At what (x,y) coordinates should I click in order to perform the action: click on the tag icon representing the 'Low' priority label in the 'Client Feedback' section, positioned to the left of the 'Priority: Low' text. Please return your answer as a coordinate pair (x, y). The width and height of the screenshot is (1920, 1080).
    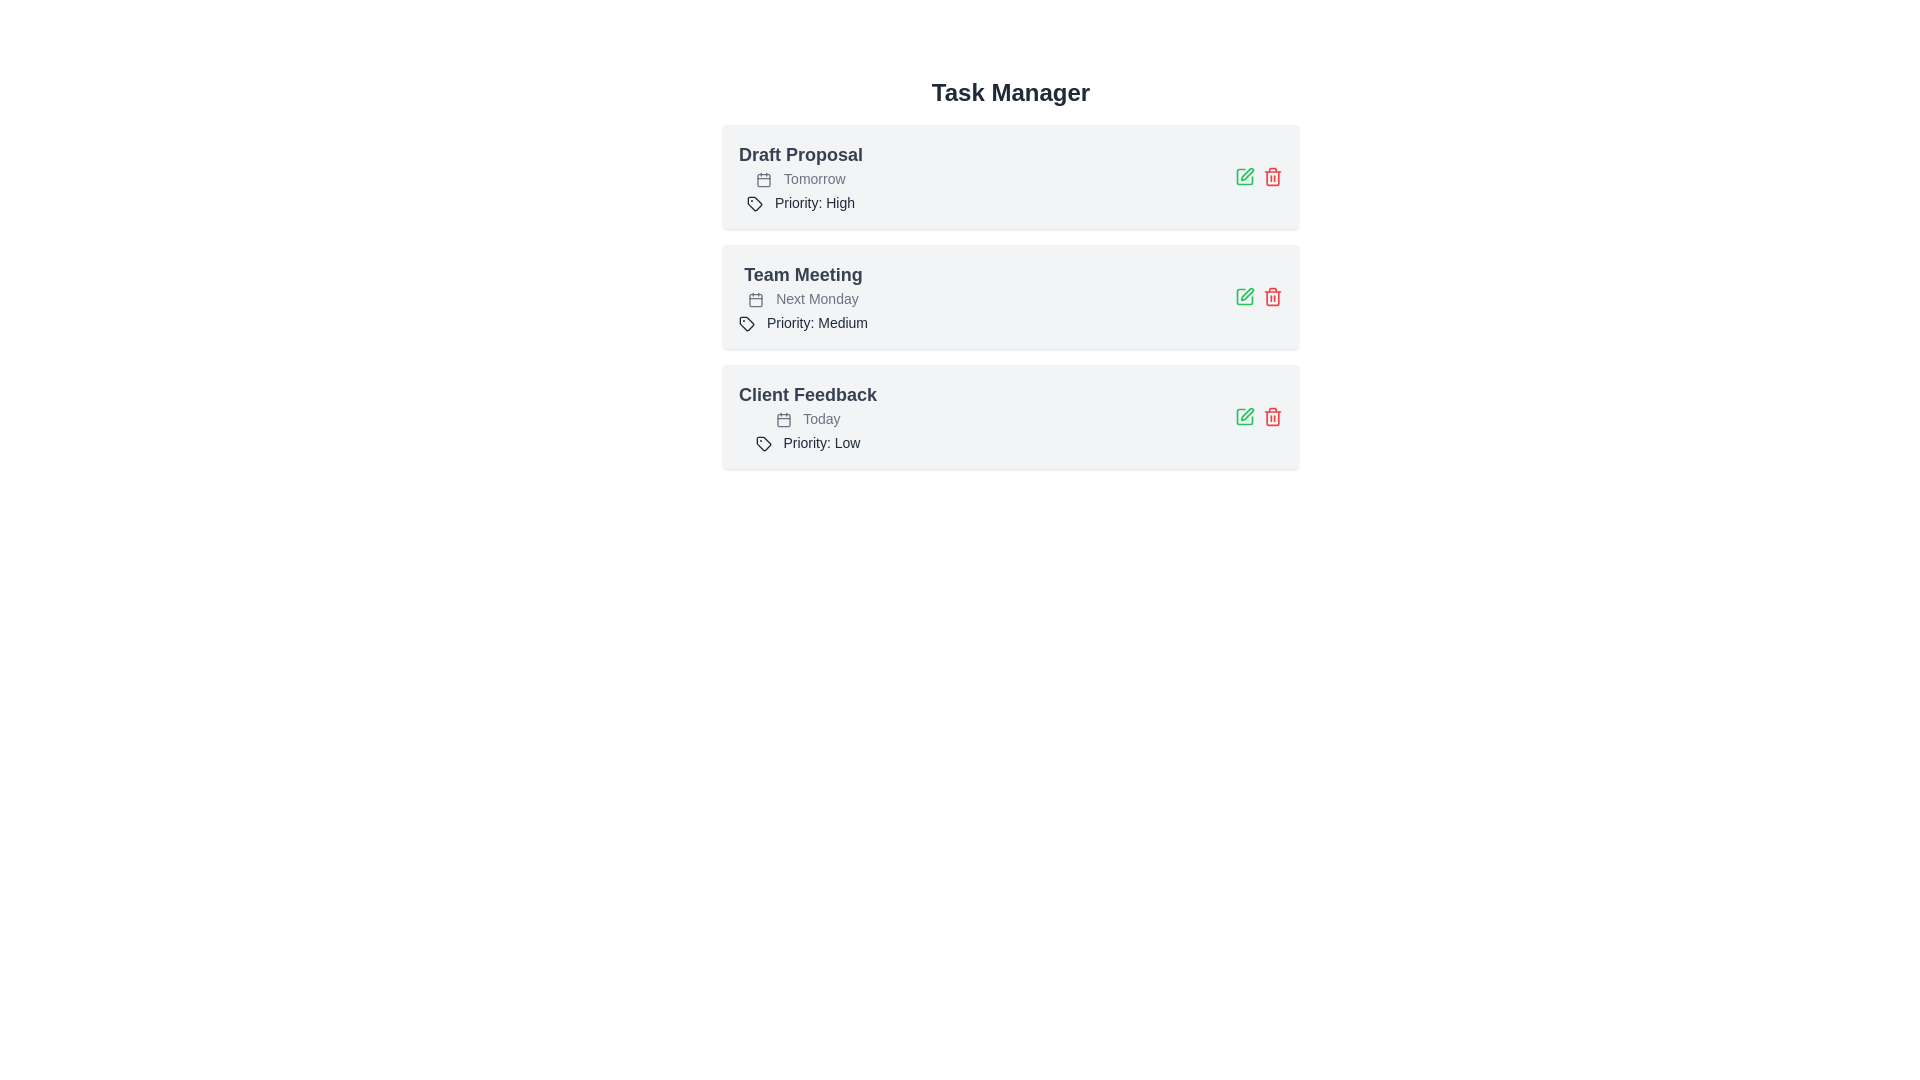
    Looking at the image, I should click on (762, 443).